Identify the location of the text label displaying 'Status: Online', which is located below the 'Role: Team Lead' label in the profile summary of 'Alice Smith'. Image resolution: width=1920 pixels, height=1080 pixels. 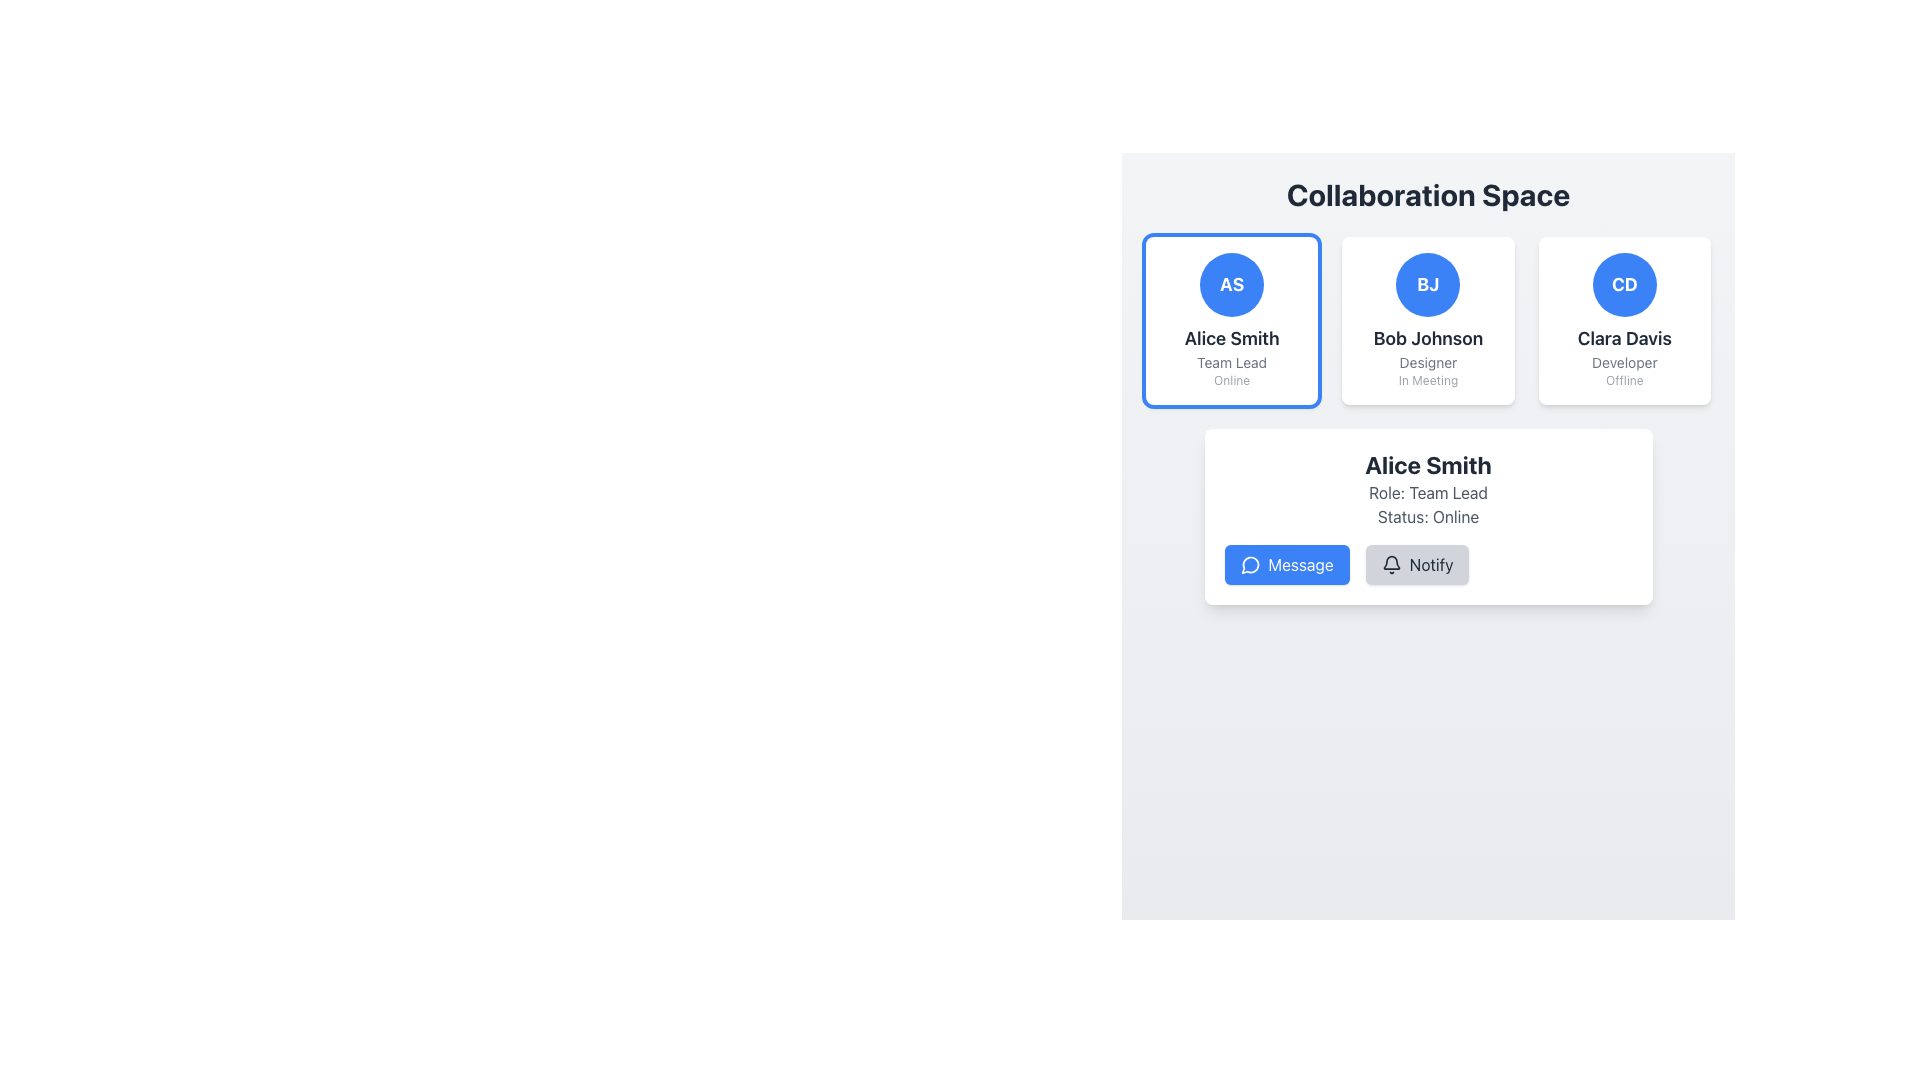
(1427, 515).